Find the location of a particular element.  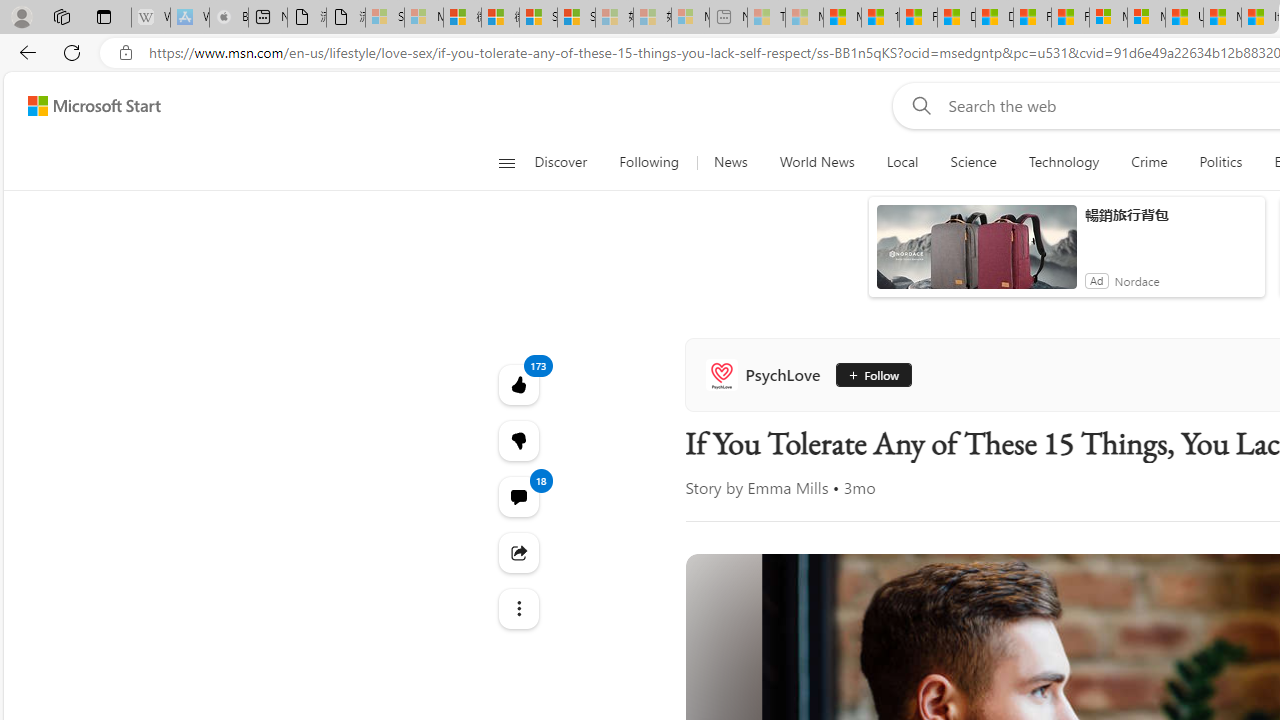

'anim-content' is located at coordinates (976, 254).